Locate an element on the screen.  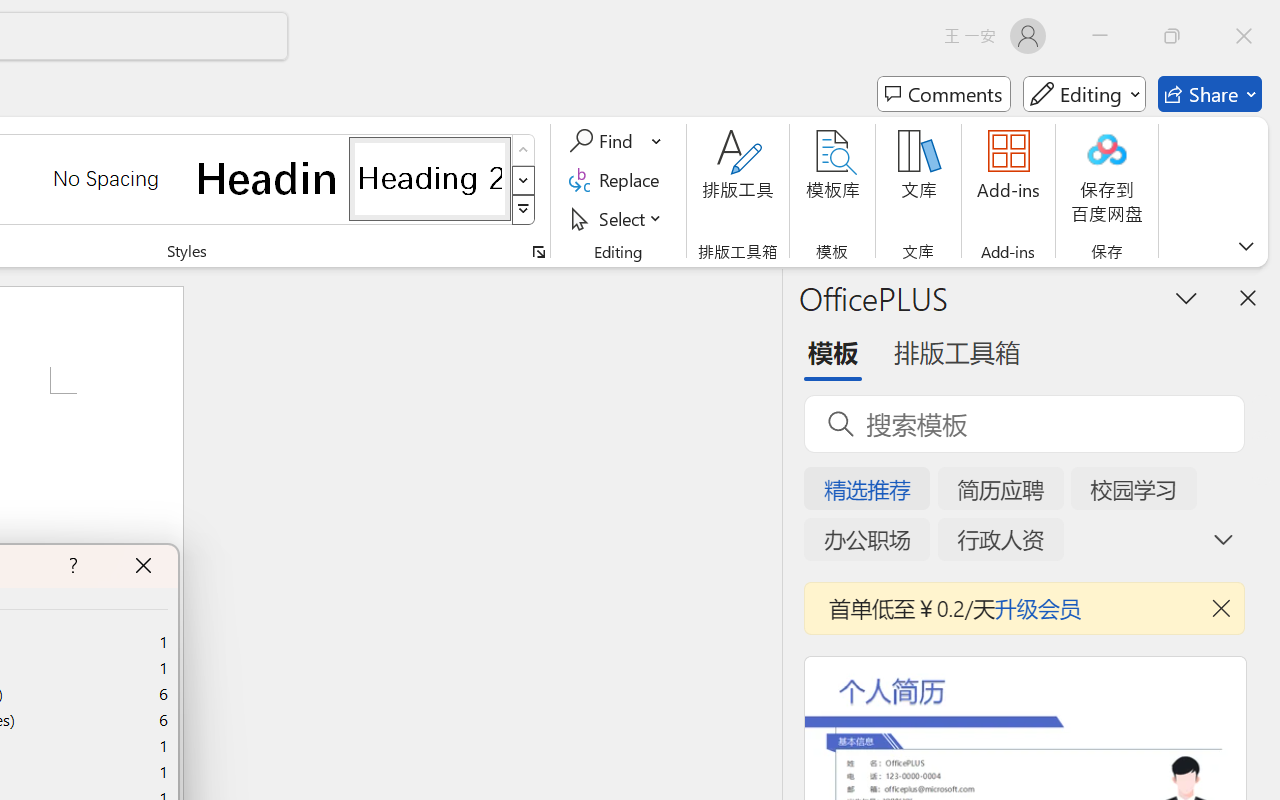
'Ribbon Display Options' is located at coordinates (1245, 245).